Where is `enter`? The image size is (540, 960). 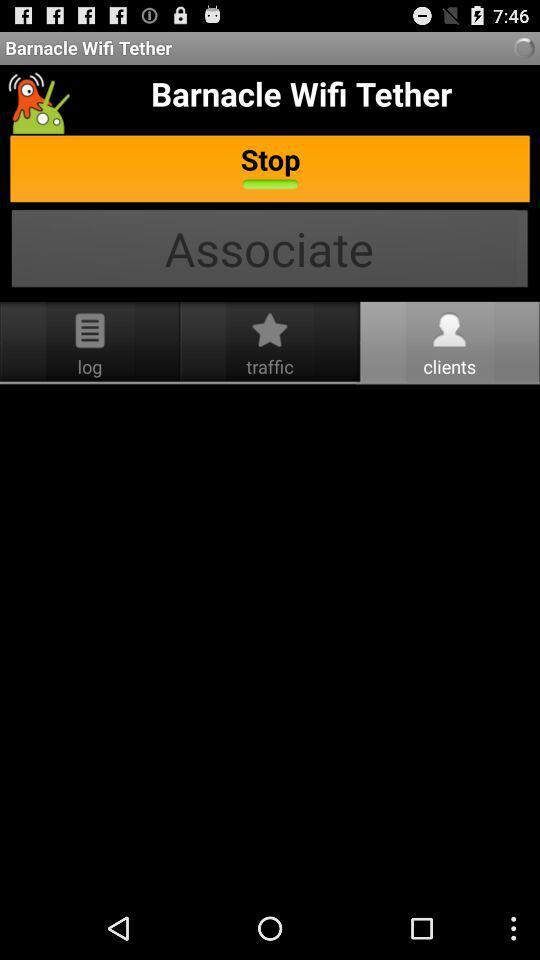
enter is located at coordinates (270, 640).